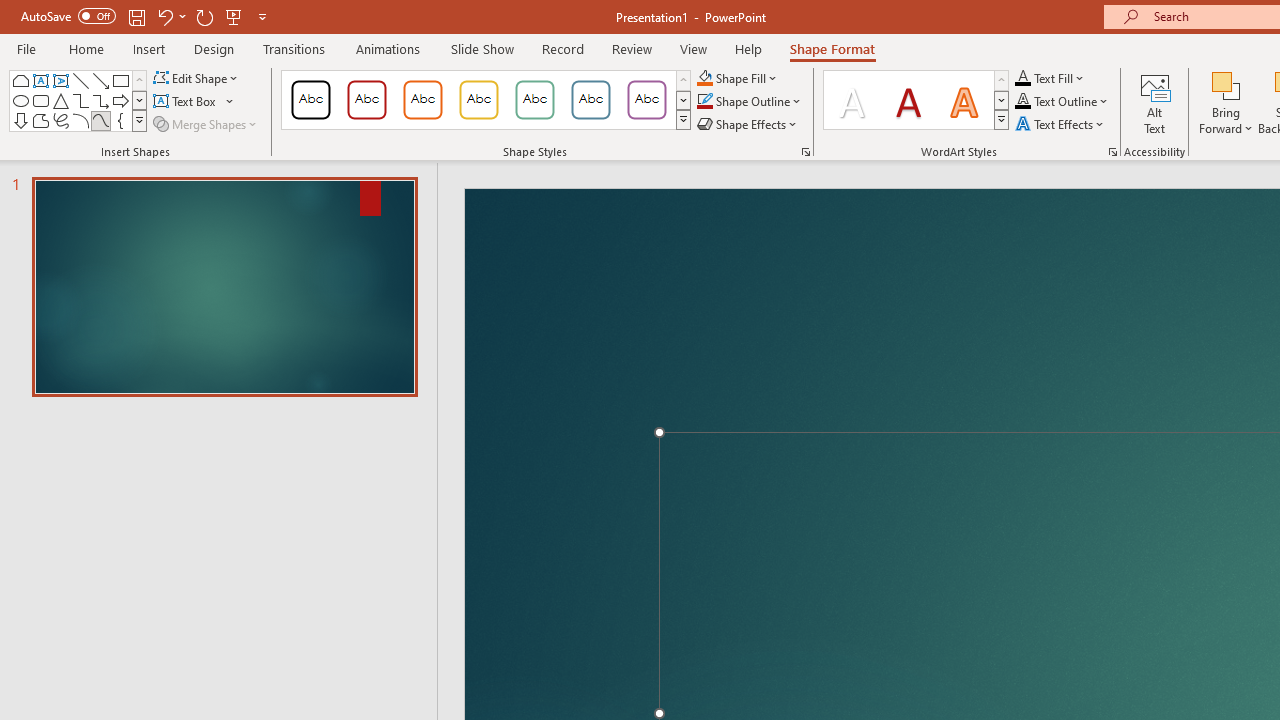  Describe the element at coordinates (186, 101) in the screenshot. I see `'Draw Horizontal Text Box'` at that location.